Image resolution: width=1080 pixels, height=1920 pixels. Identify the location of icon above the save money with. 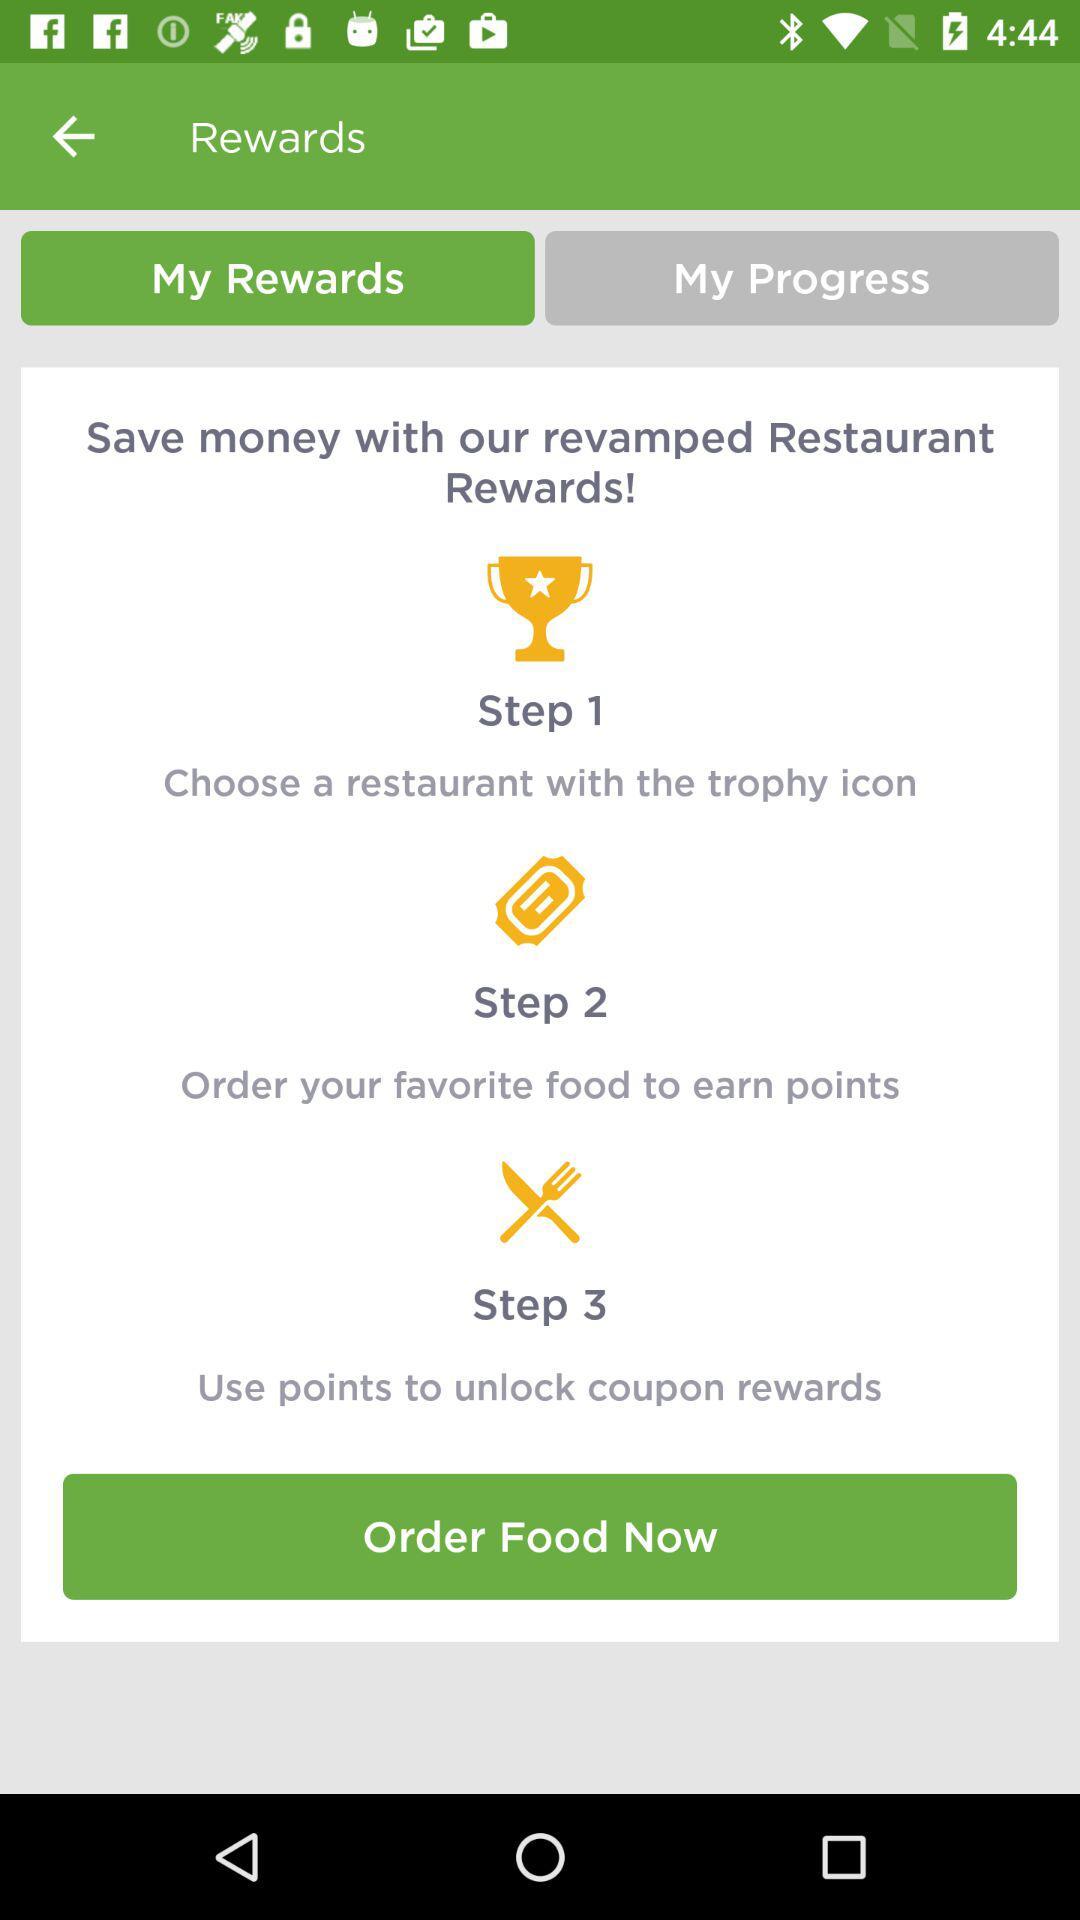
(277, 277).